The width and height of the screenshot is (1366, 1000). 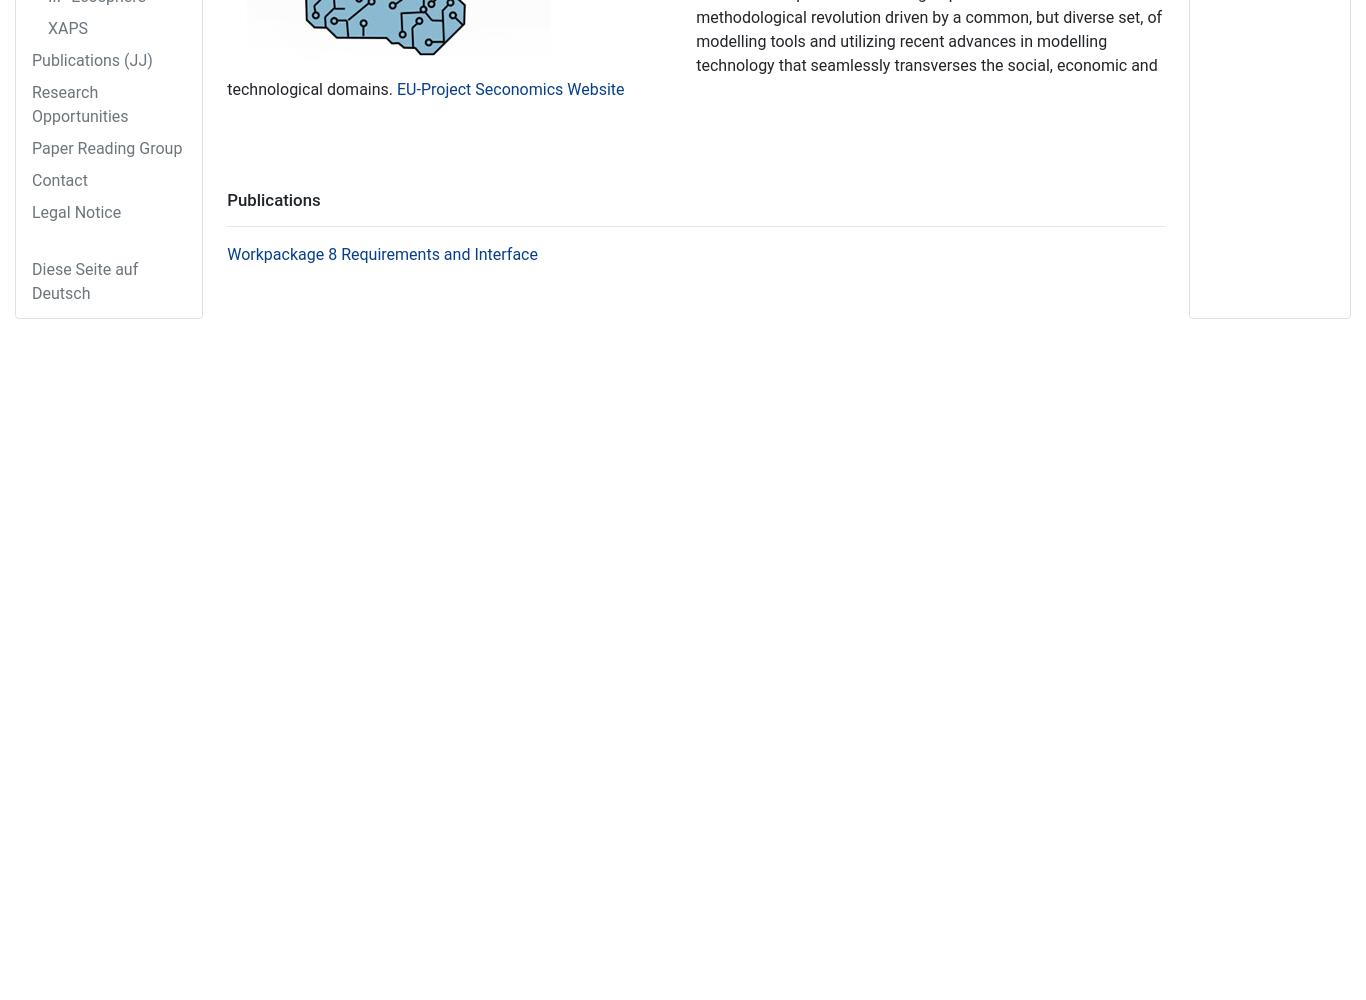 I want to click on 'Diese Seite auf Deutsch', so click(x=84, y=281).